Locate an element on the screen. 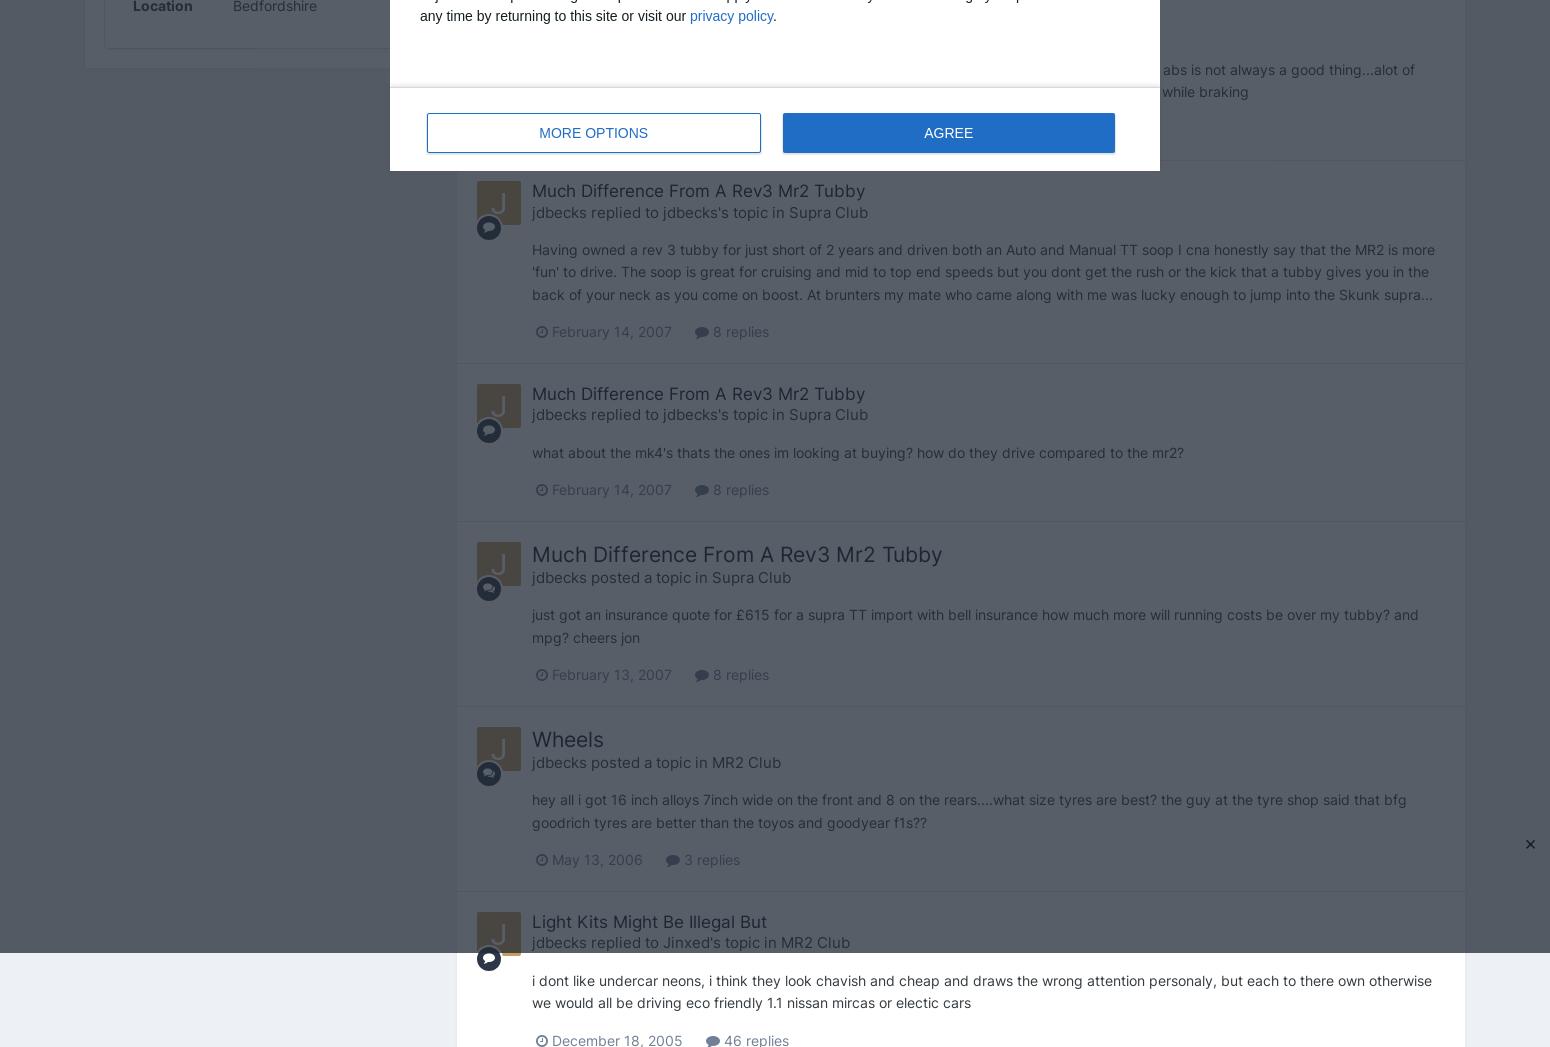 The height and width of the screenshot is (1047, 1550). 'May 13, 2006' is located at coordinates (596, 858).